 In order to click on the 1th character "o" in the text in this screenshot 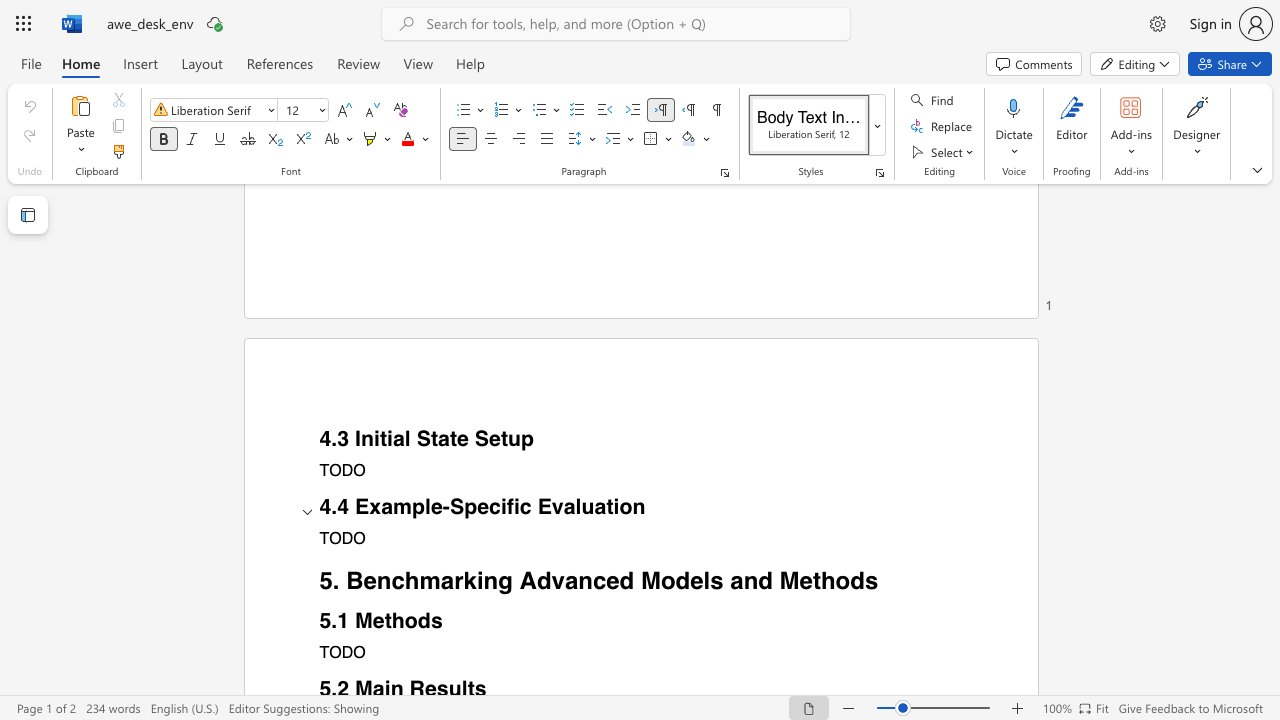, I will do `click(624, 506)`.